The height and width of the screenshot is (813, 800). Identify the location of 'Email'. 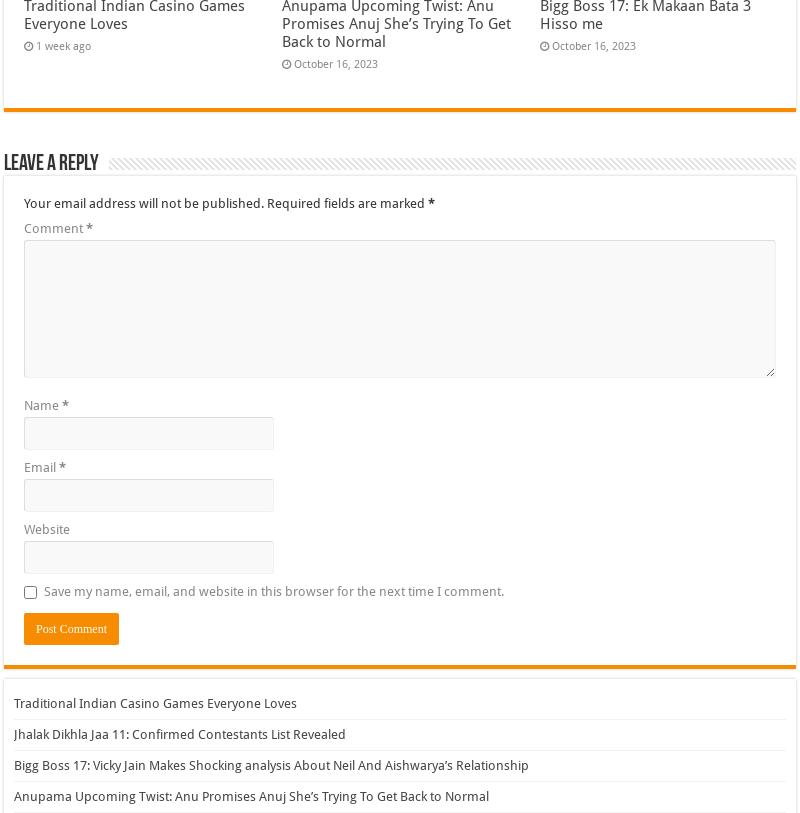
(40, 466).